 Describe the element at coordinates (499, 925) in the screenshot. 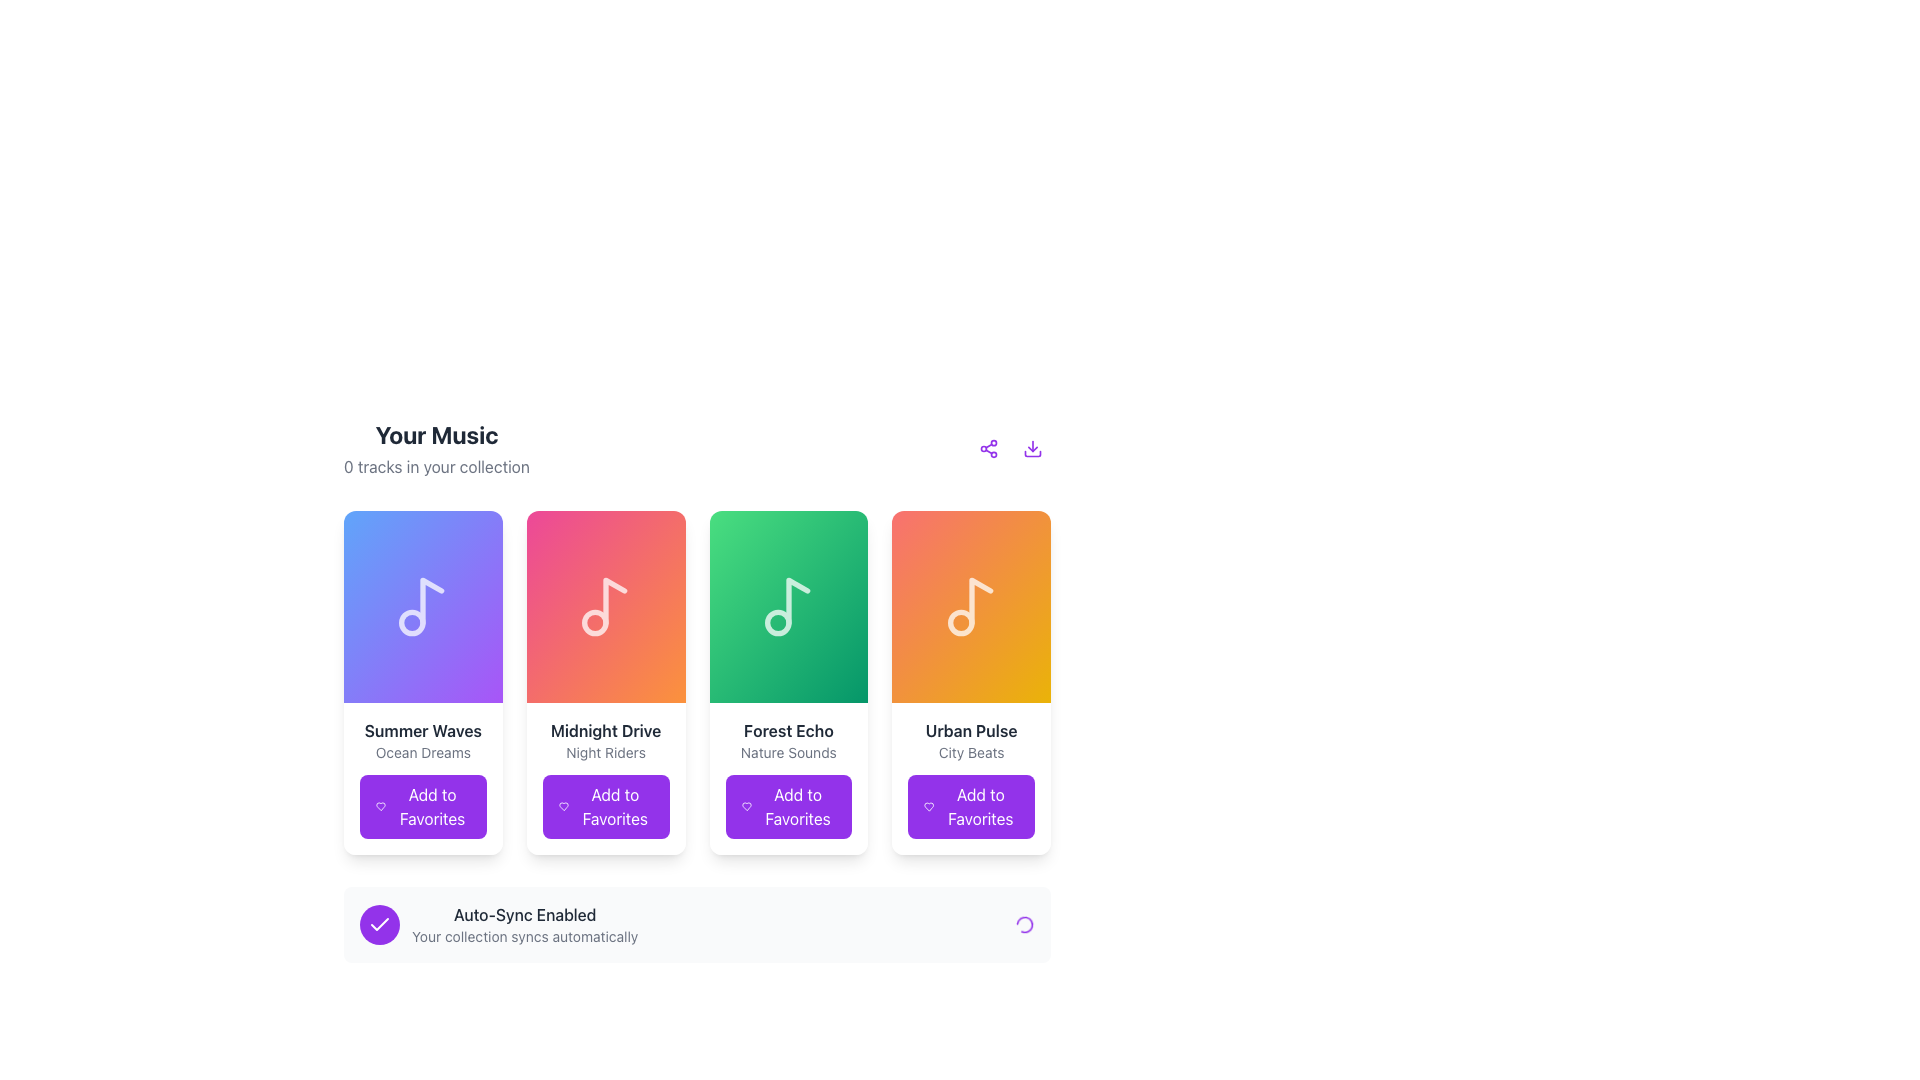

I see `the Information display component that features a circular purple icon with a white checkmark and the text 'Auto-Sync Enabled' with the description 'Your collection syncs automatically'` at that location.